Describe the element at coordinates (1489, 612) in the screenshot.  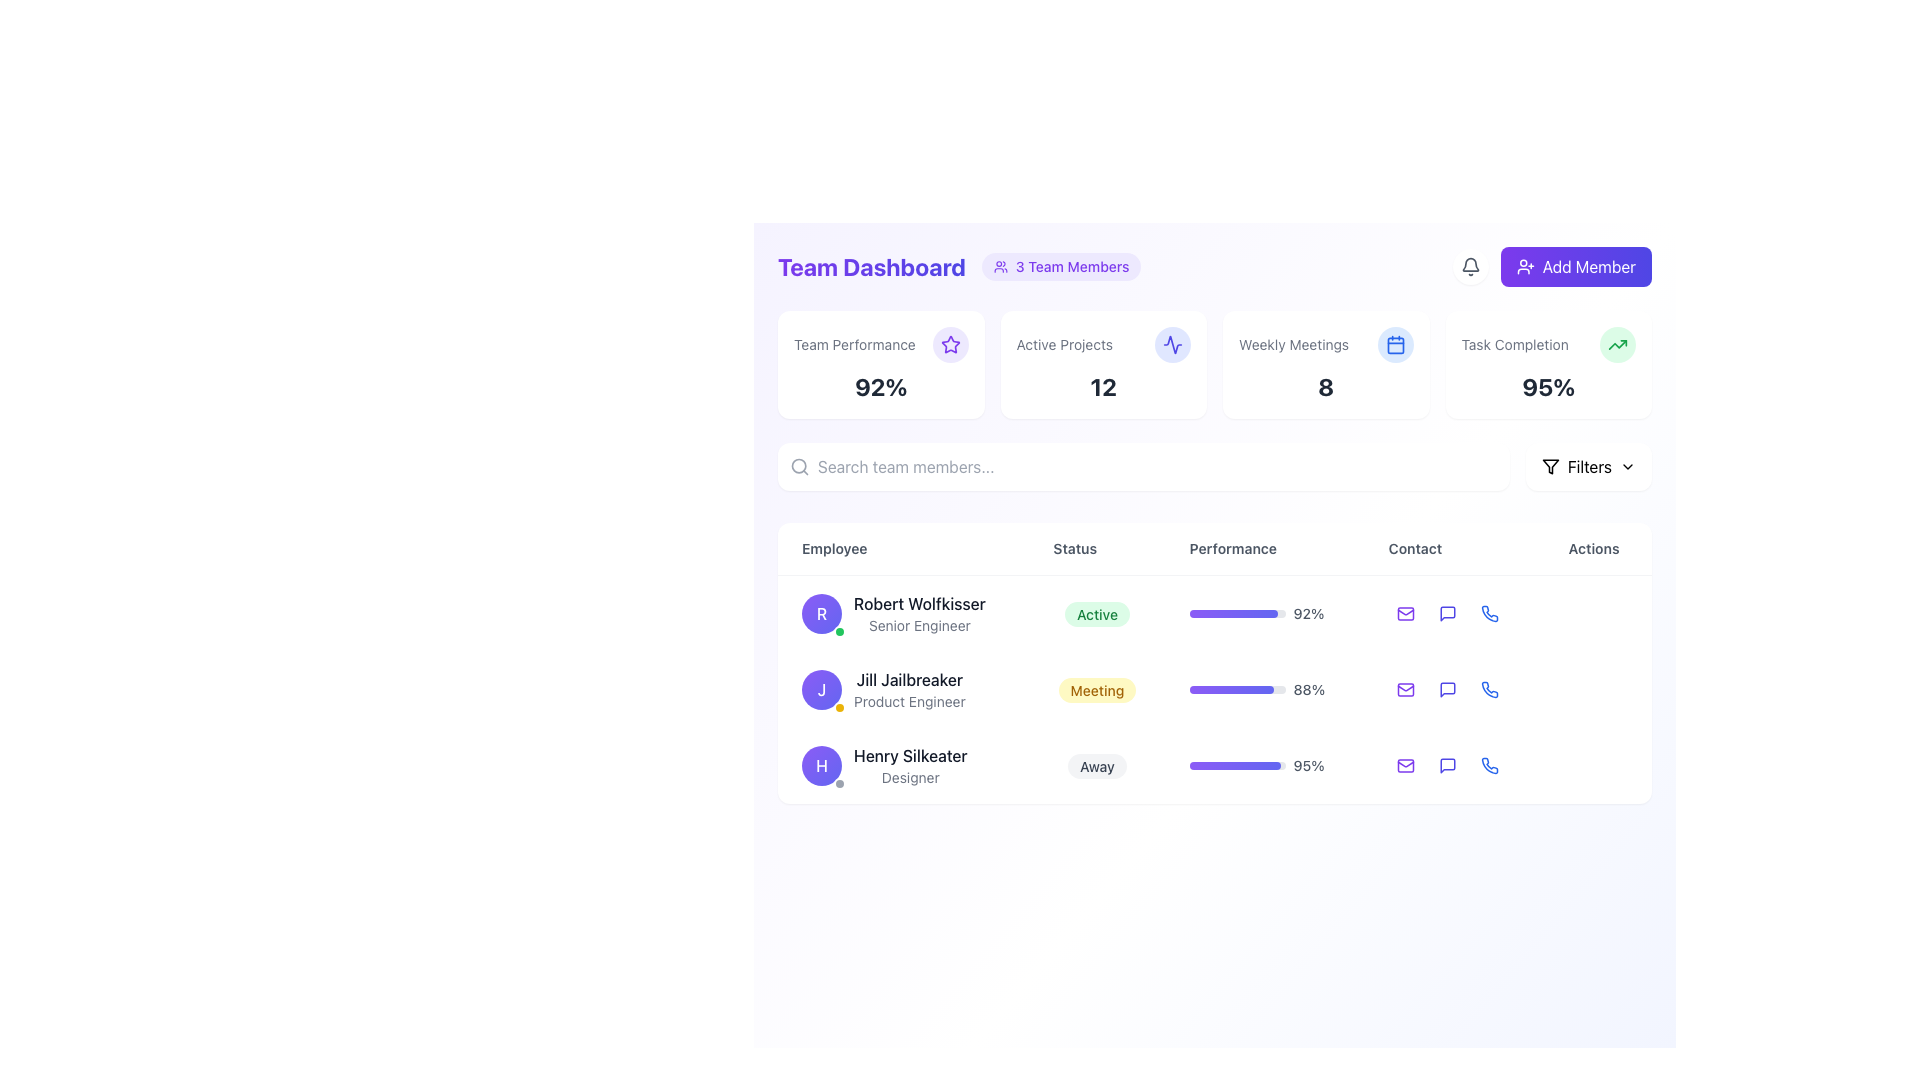
I see `the blue phone icon button, which is the third and rightmost action button in the 'Actions' column of the table, to initiate a call` at that location.